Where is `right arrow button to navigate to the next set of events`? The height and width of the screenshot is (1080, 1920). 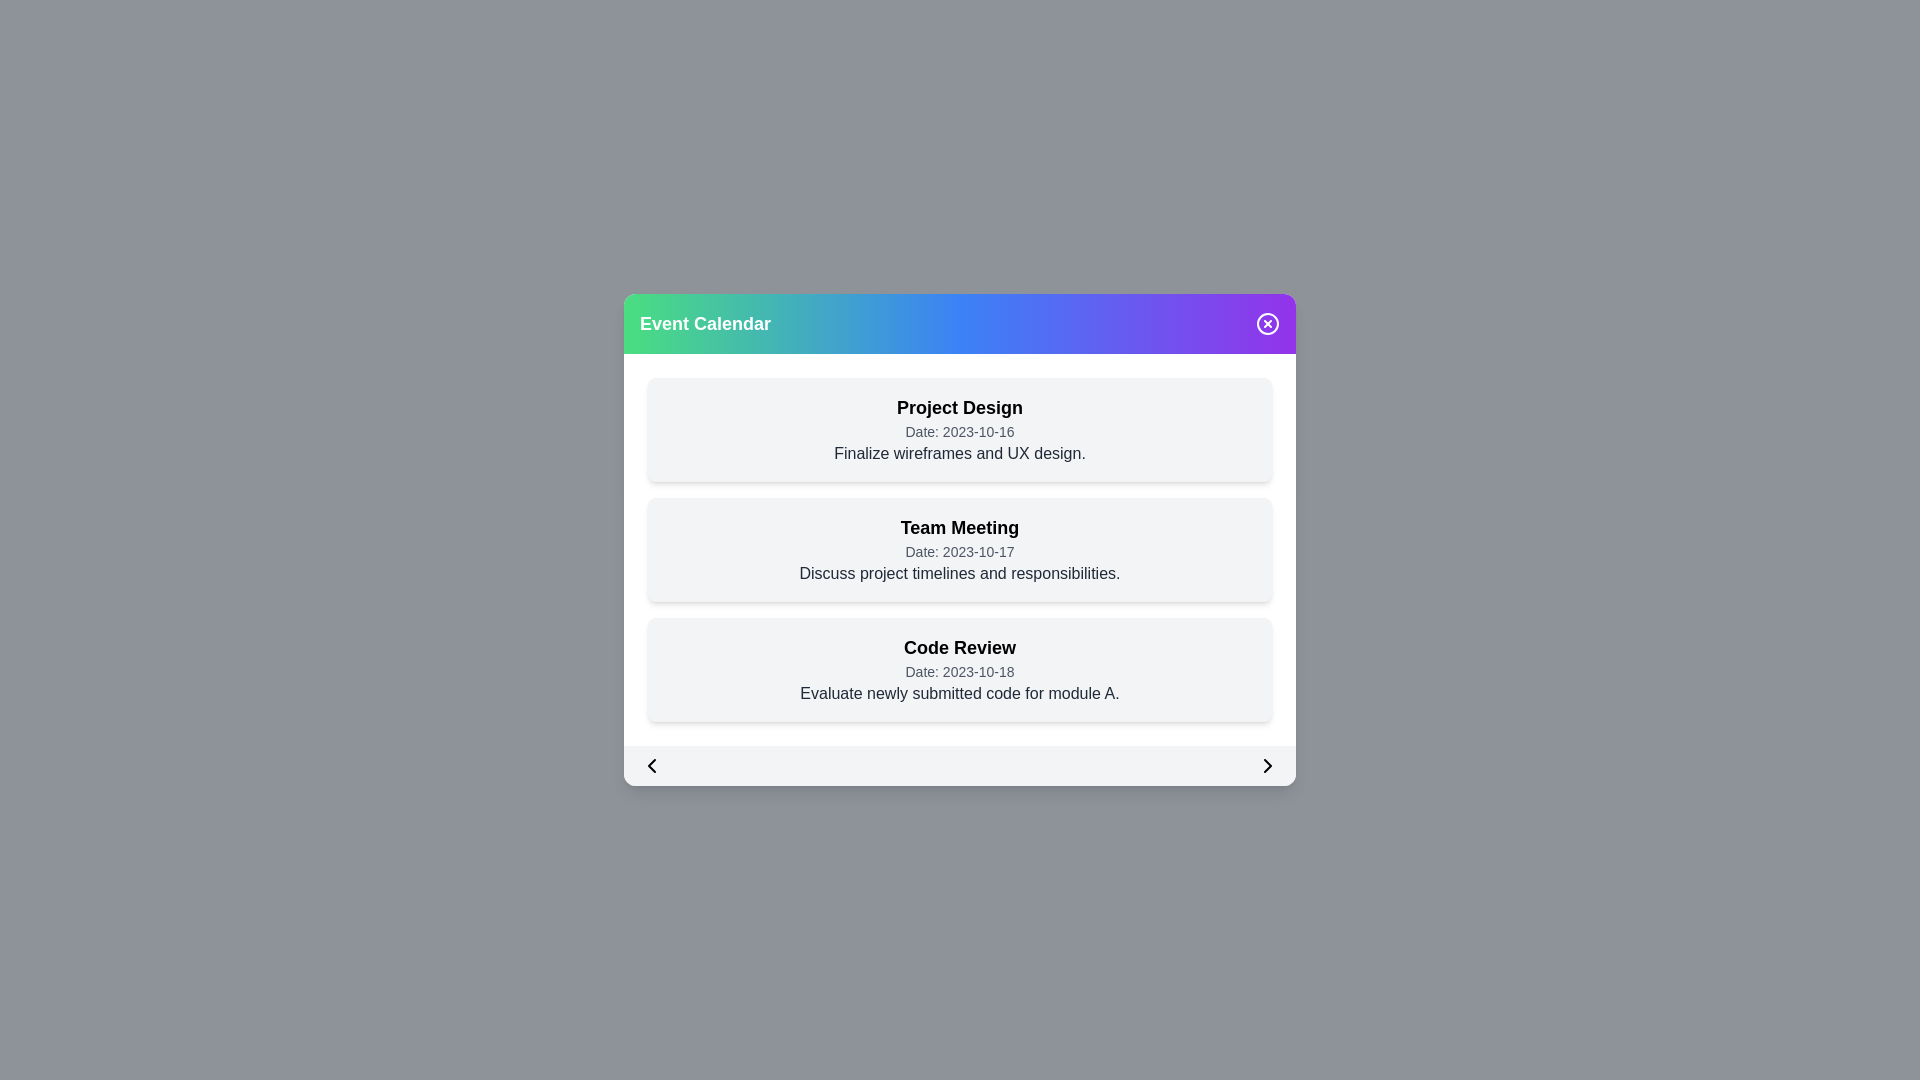 right arrow button to navigate to the next set of events is located at coordinates (1266, 765).